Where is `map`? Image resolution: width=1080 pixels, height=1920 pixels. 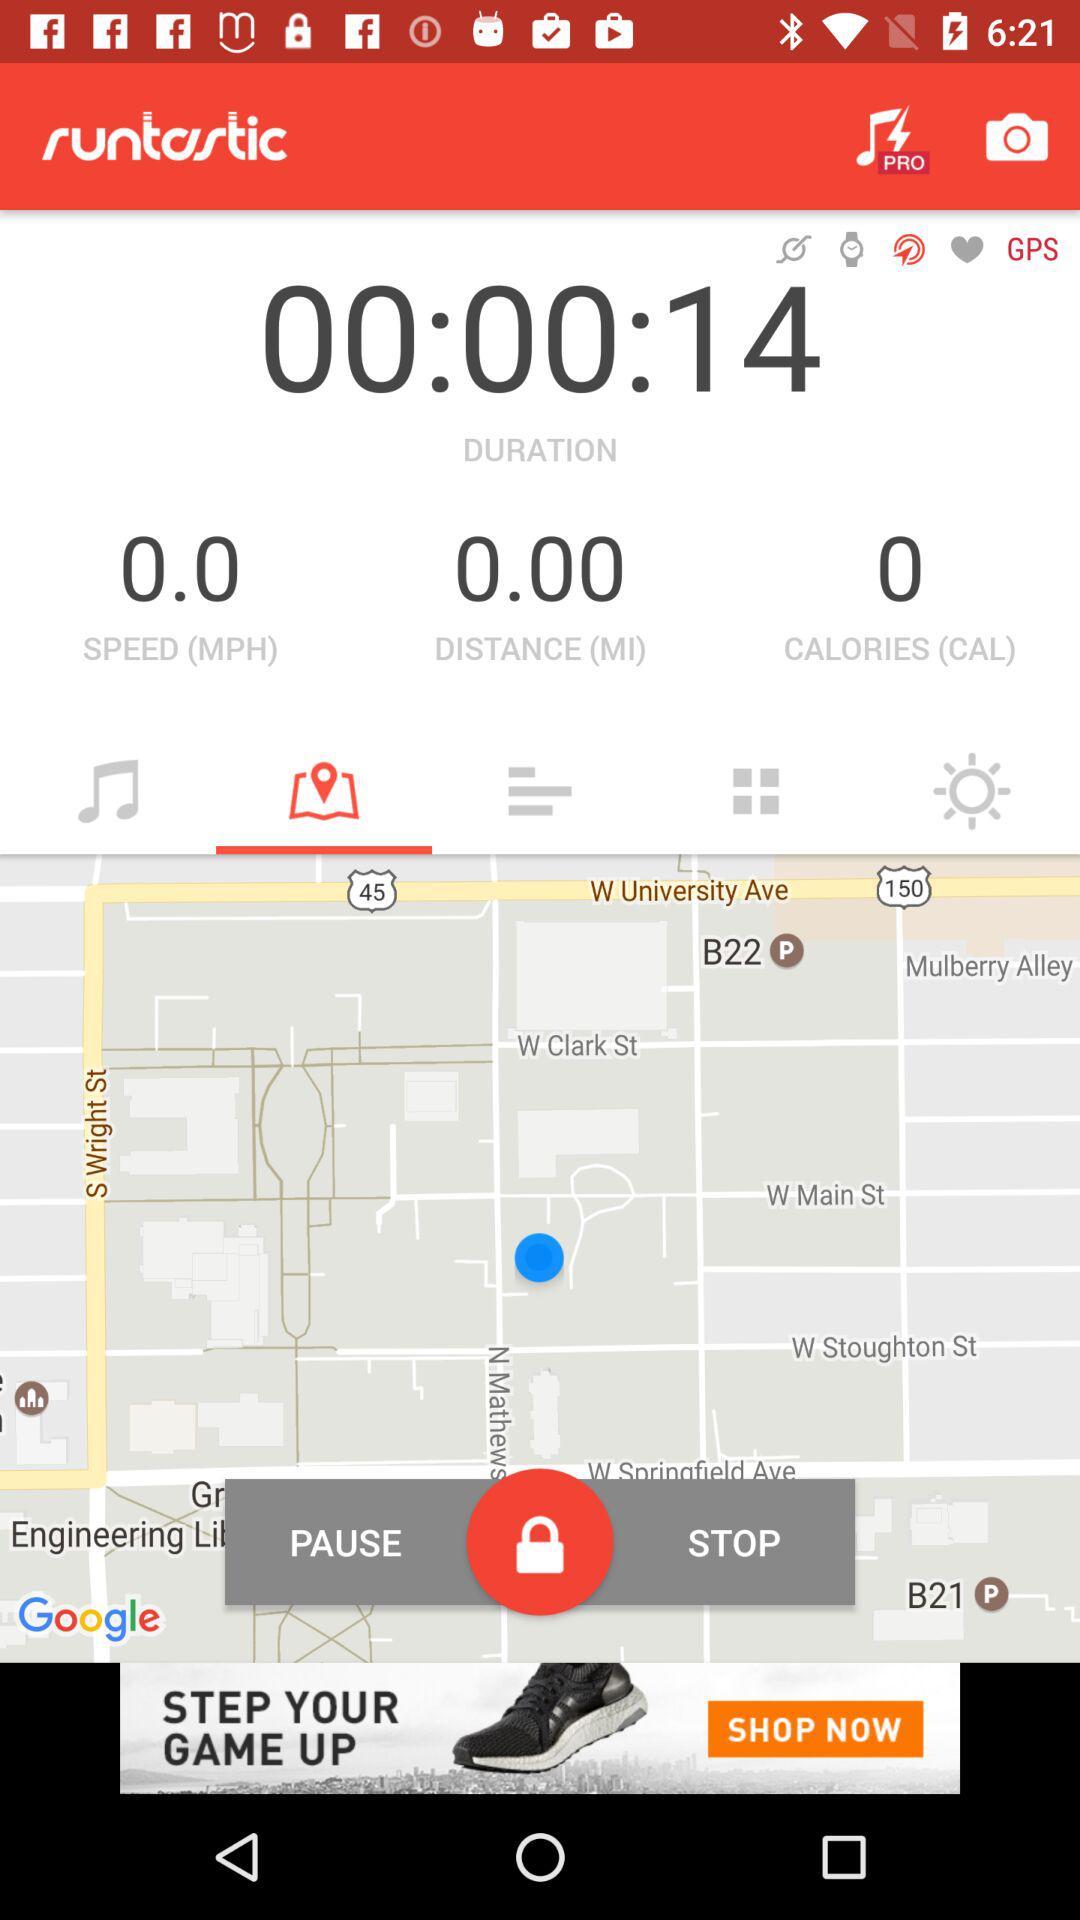 map is located at coordinates (323, 790).